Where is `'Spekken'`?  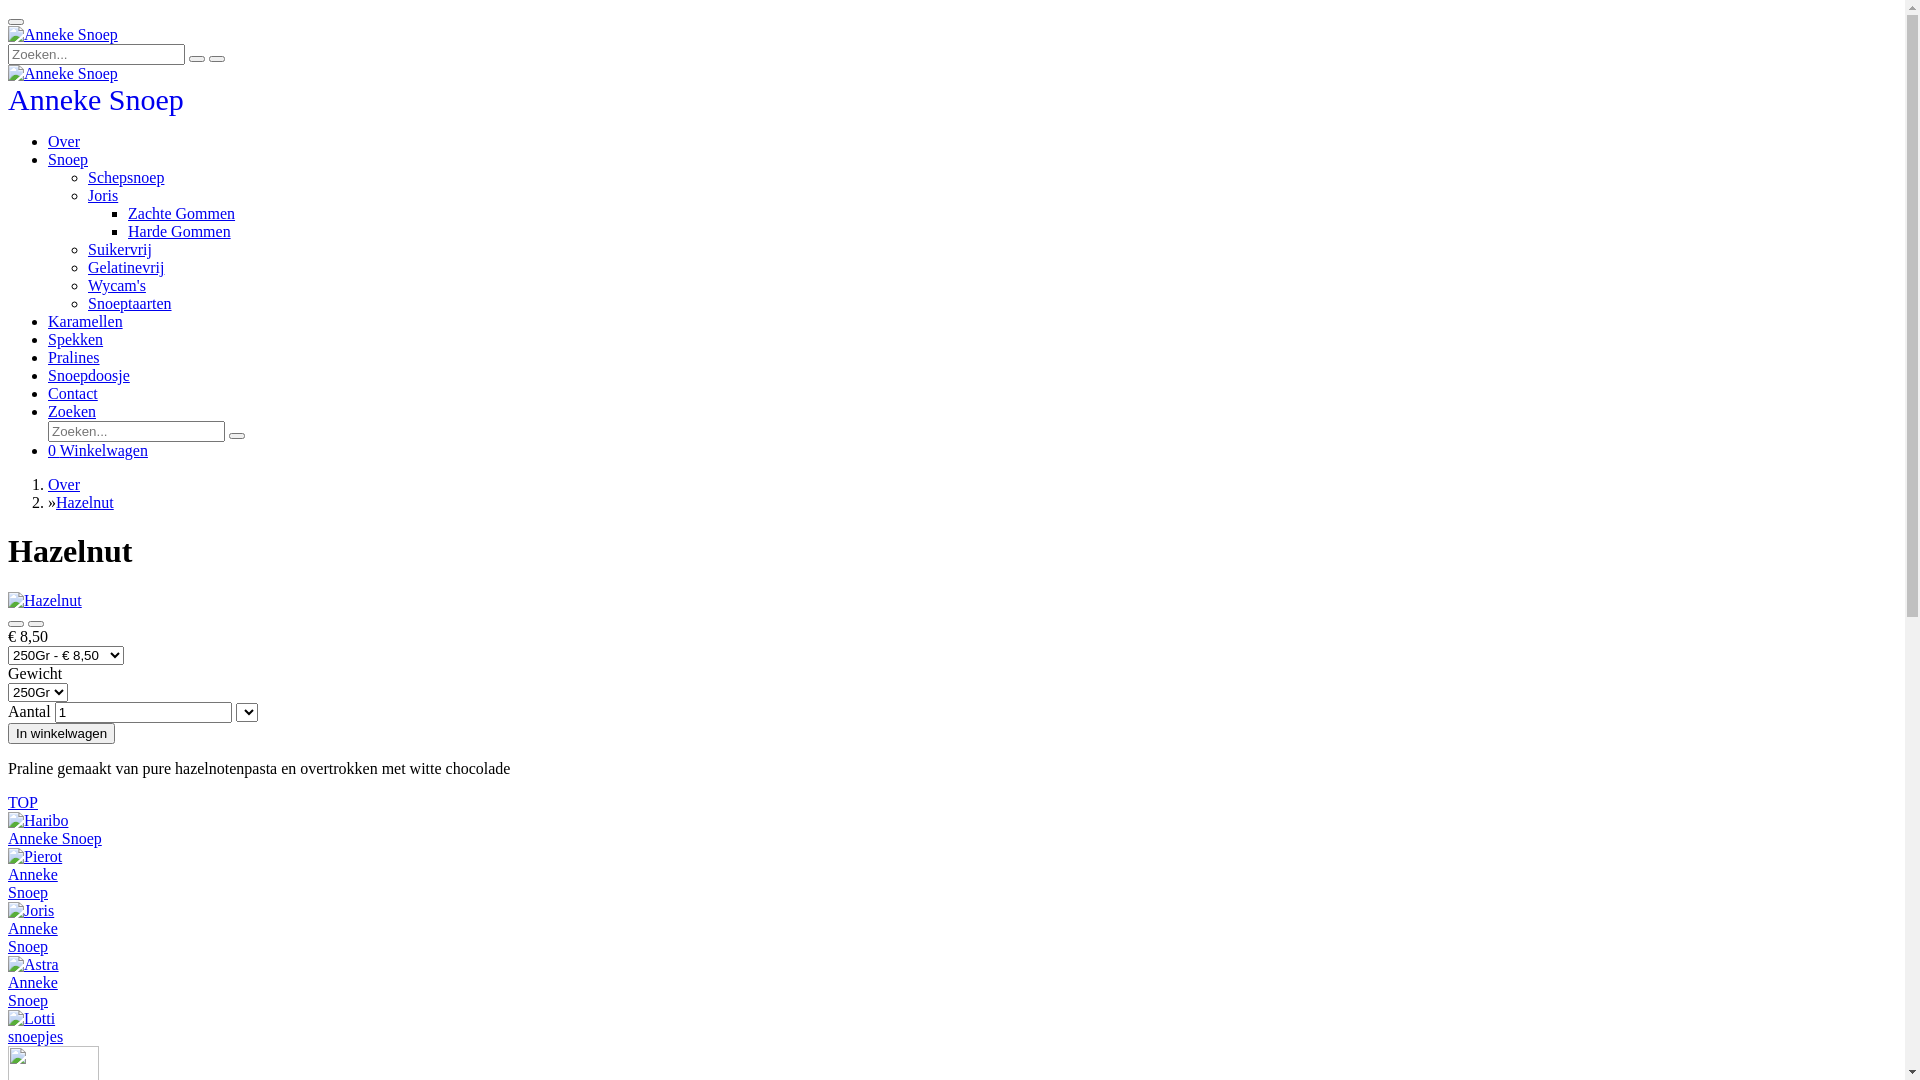
'Spekken' is located at coordinates (75, 338).